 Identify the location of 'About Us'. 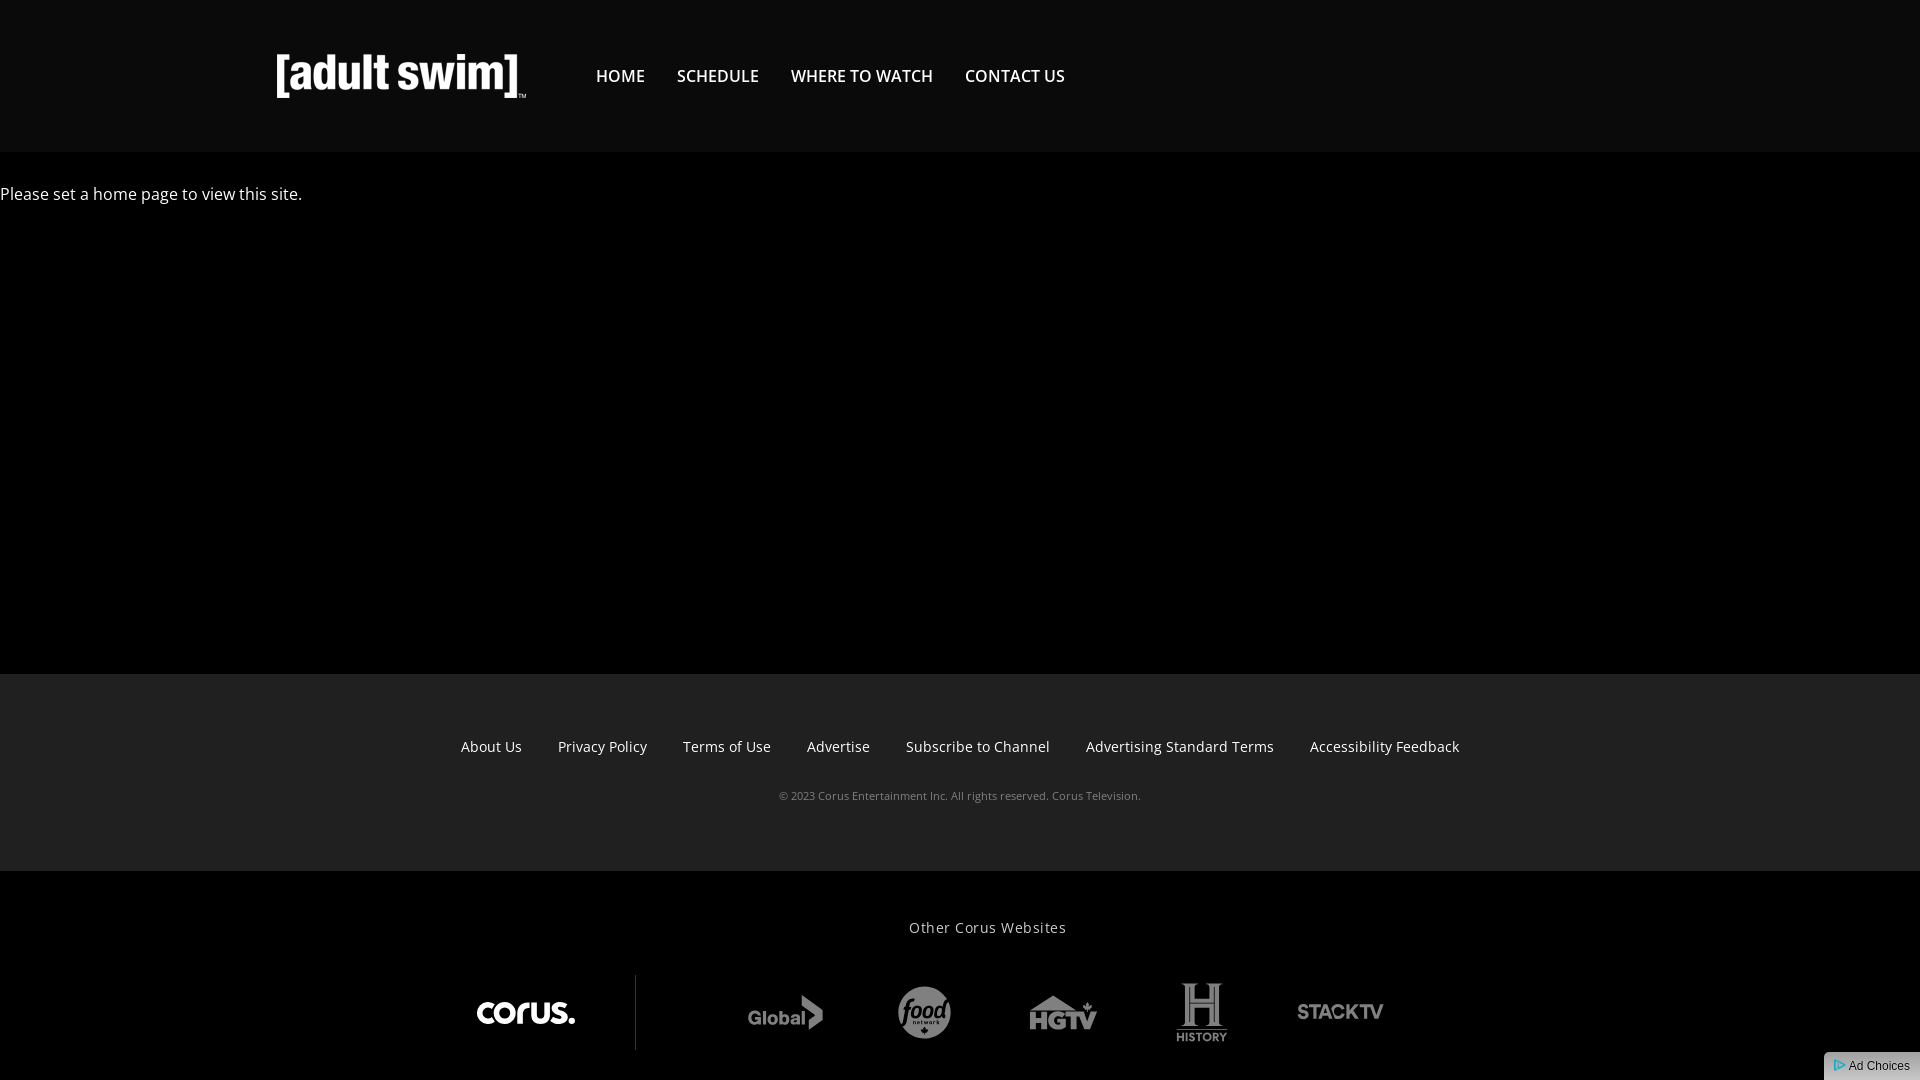
(491, 745).